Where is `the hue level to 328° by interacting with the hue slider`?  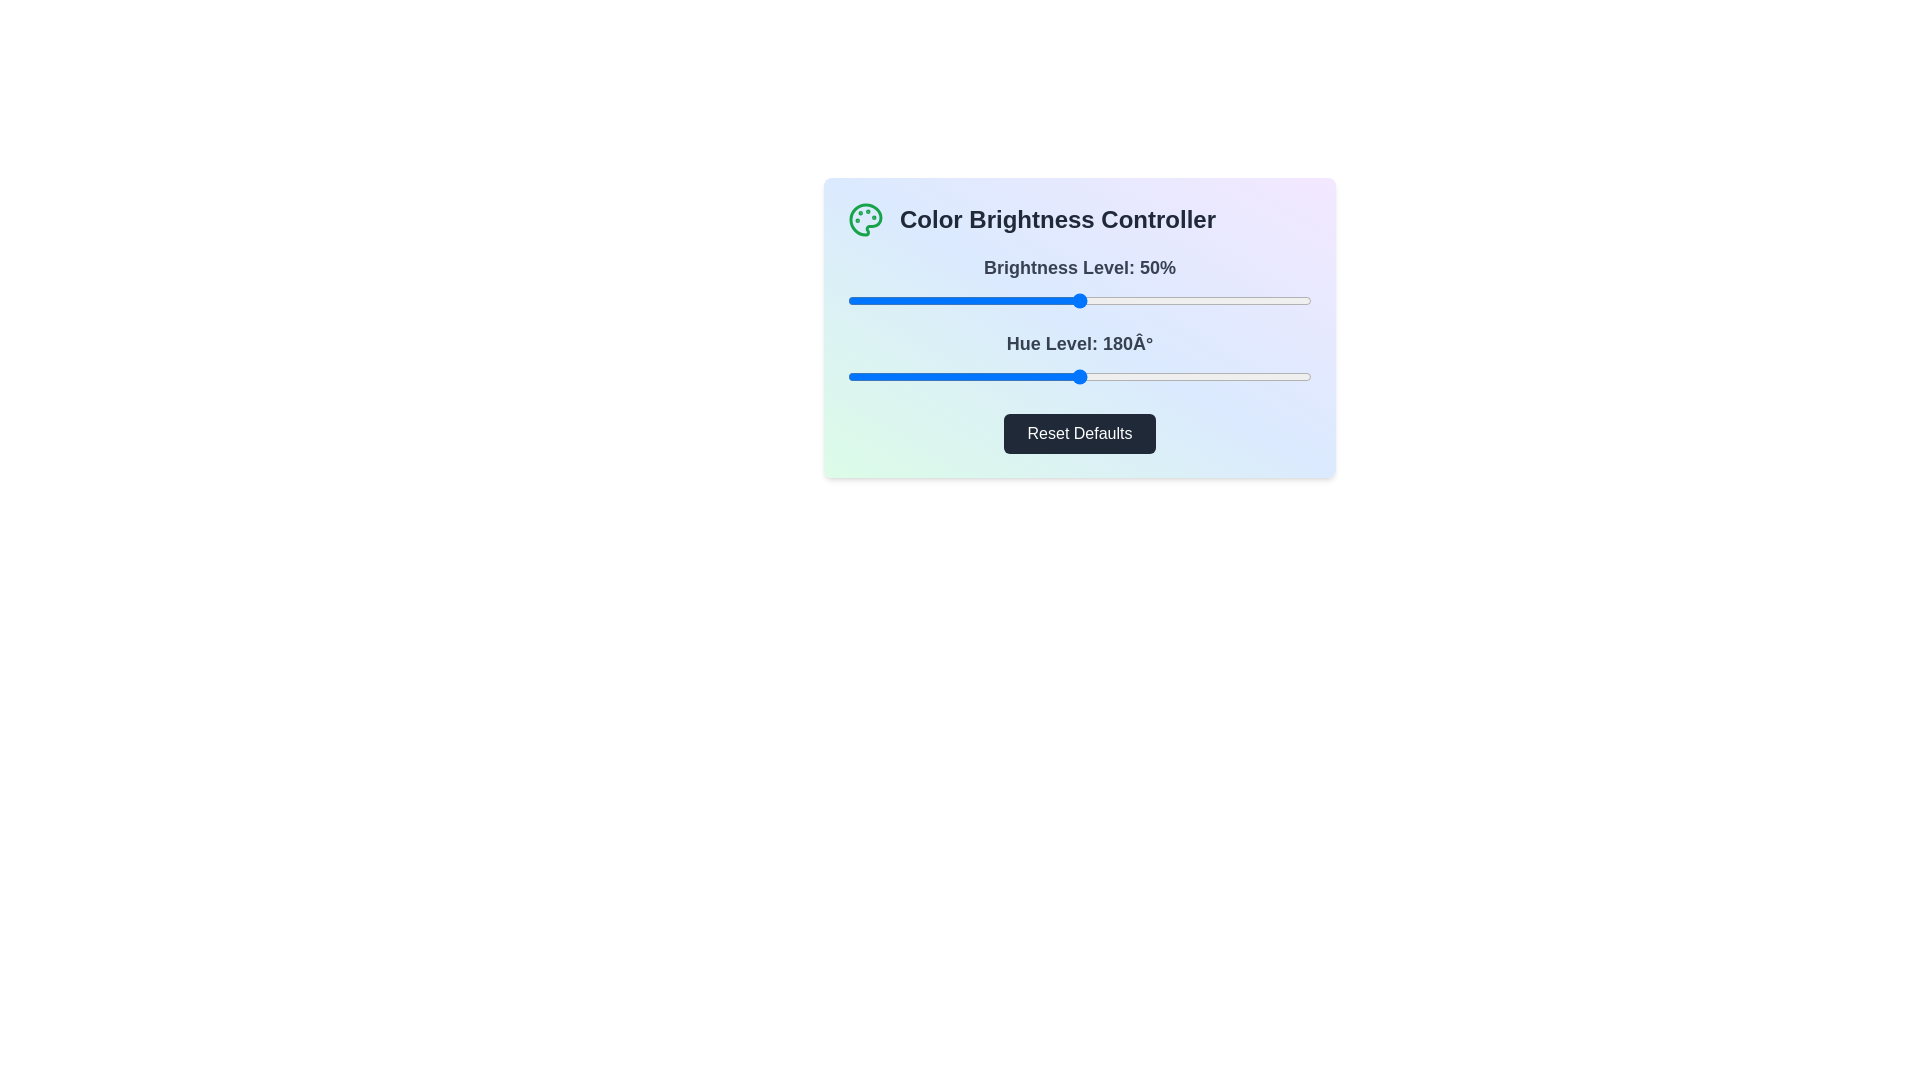 the hue level to 328° by interacting with the hue slider is located at coordinates (1269, 377).